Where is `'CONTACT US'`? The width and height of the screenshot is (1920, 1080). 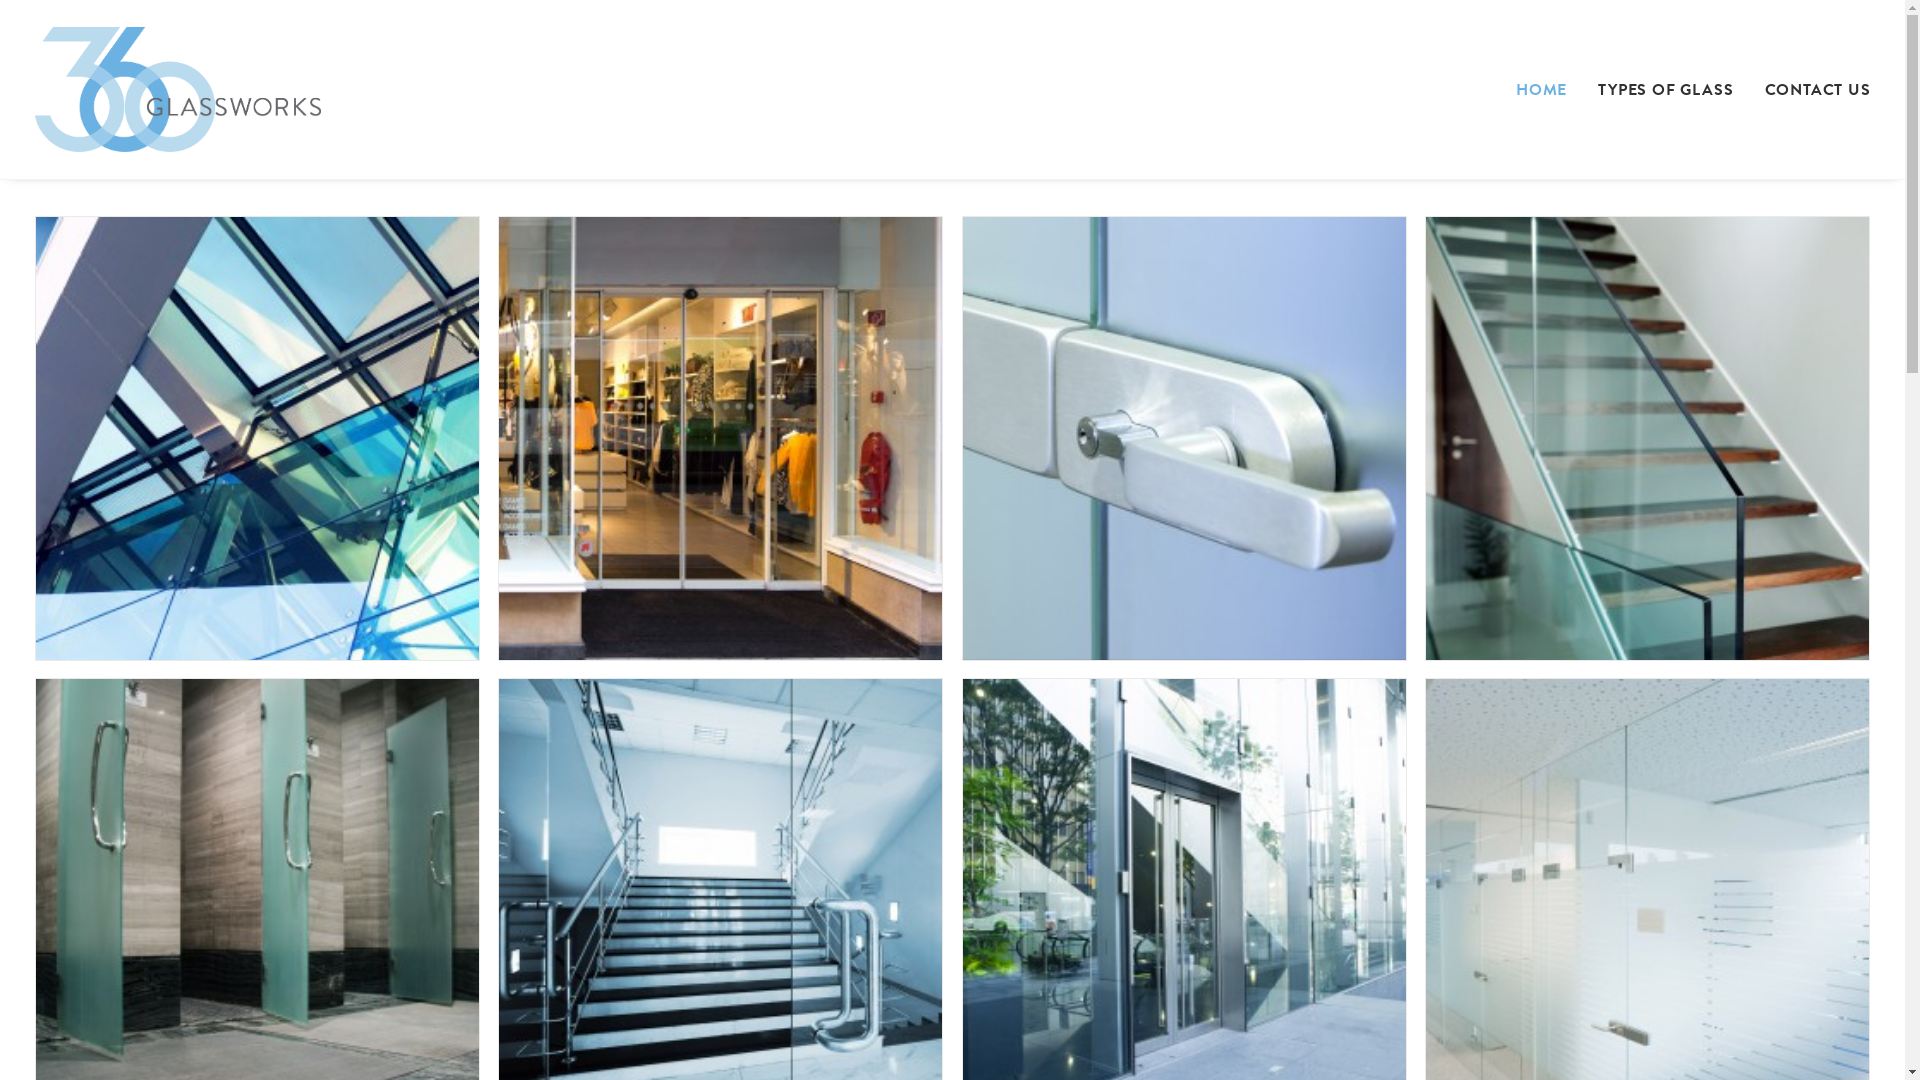 'CONTACT US' is located at coordinates (1809, 88).